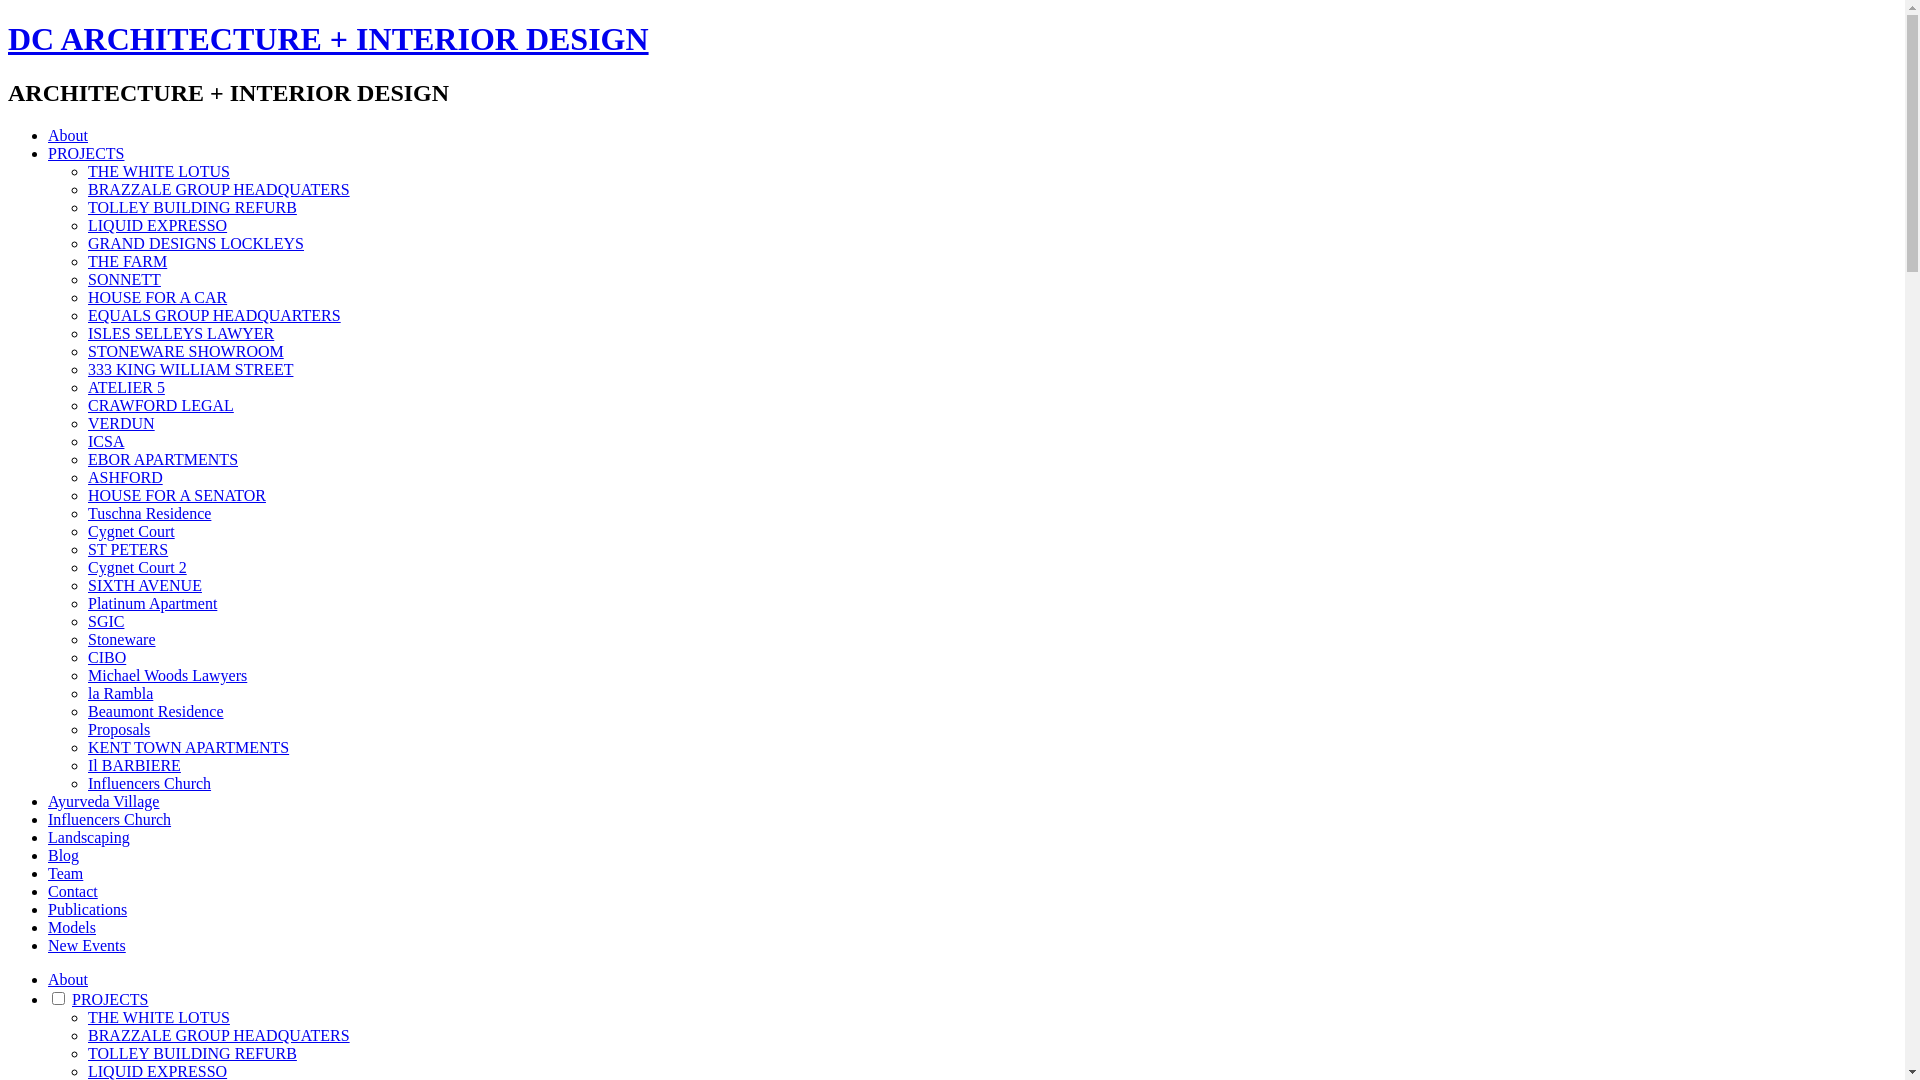 This screenshot has height=1080, width=1920. I want to click on 'EBOR APARTMENTS', so click(163, 459).